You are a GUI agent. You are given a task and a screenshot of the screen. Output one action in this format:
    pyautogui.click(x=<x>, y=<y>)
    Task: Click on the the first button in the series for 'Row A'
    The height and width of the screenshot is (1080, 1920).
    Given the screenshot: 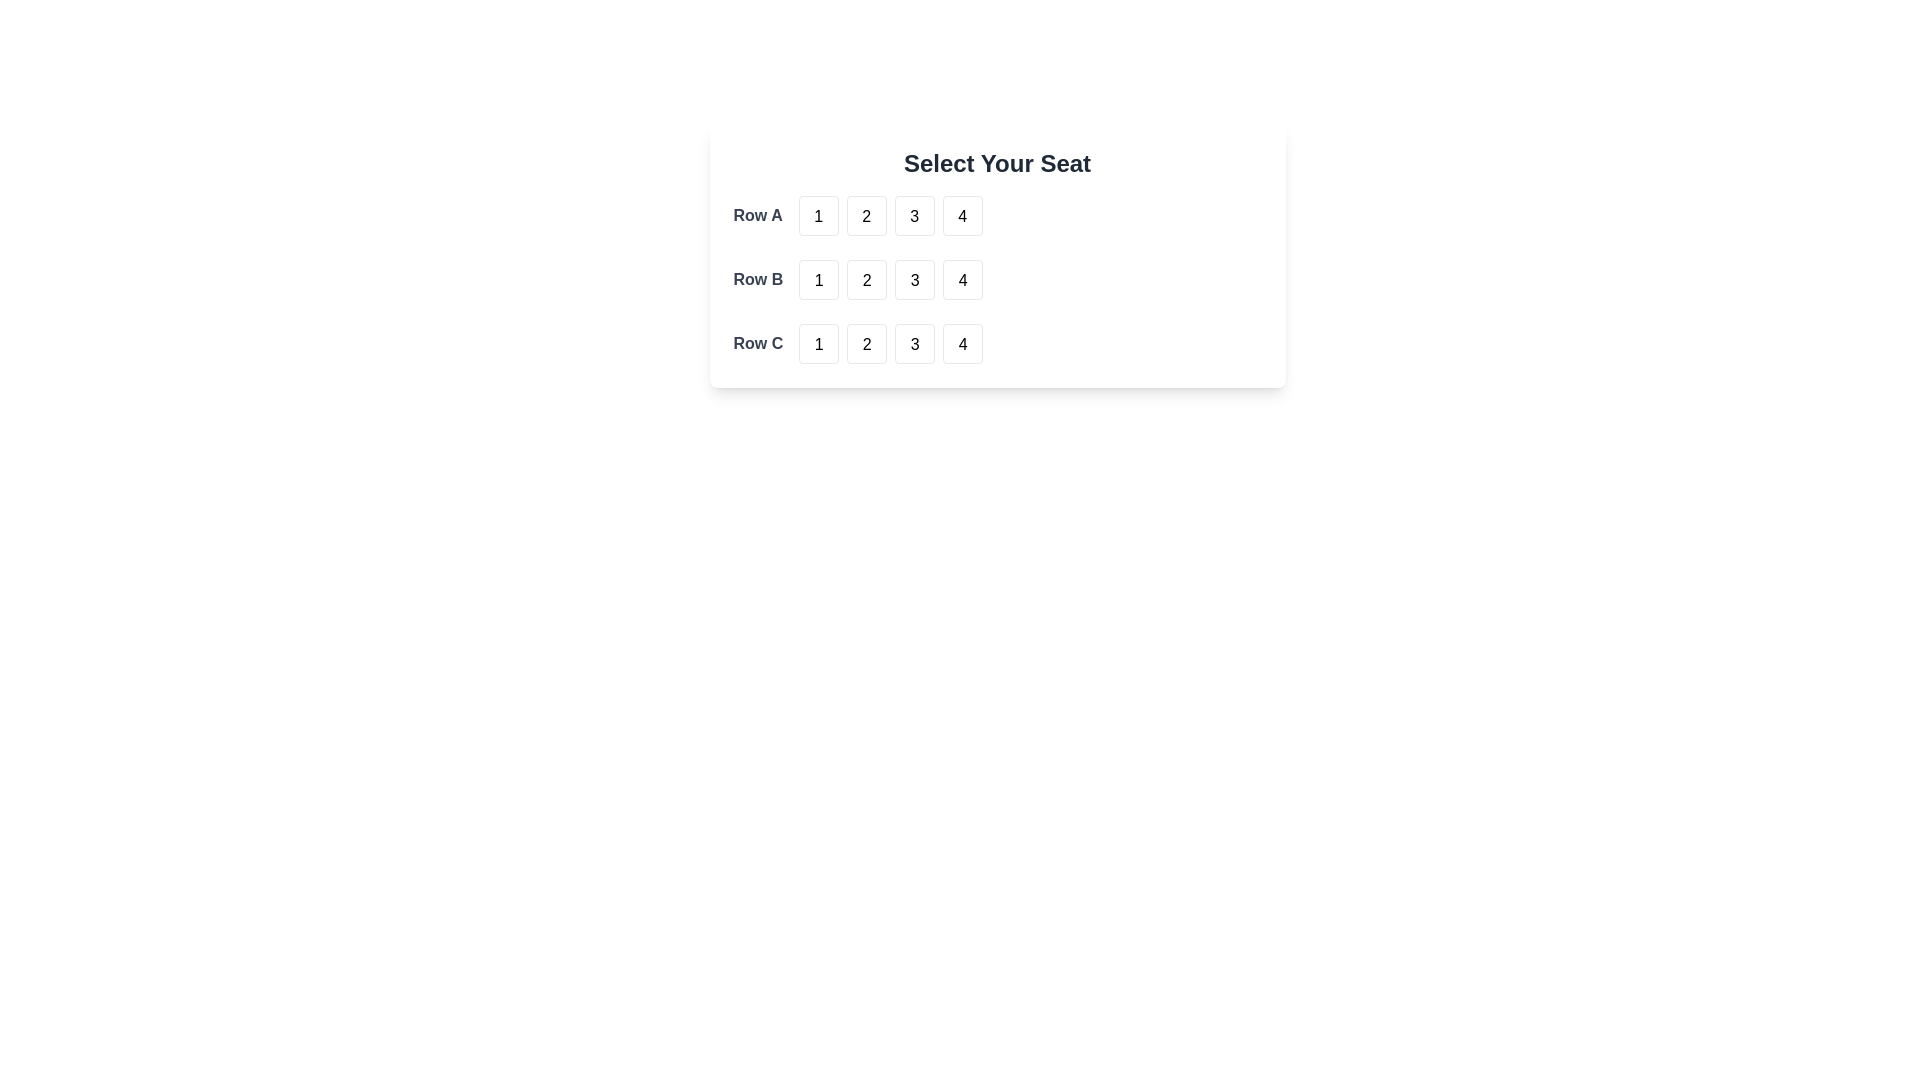 What is the action you would take?
    pyautogui.click(x=818, y=216)
    